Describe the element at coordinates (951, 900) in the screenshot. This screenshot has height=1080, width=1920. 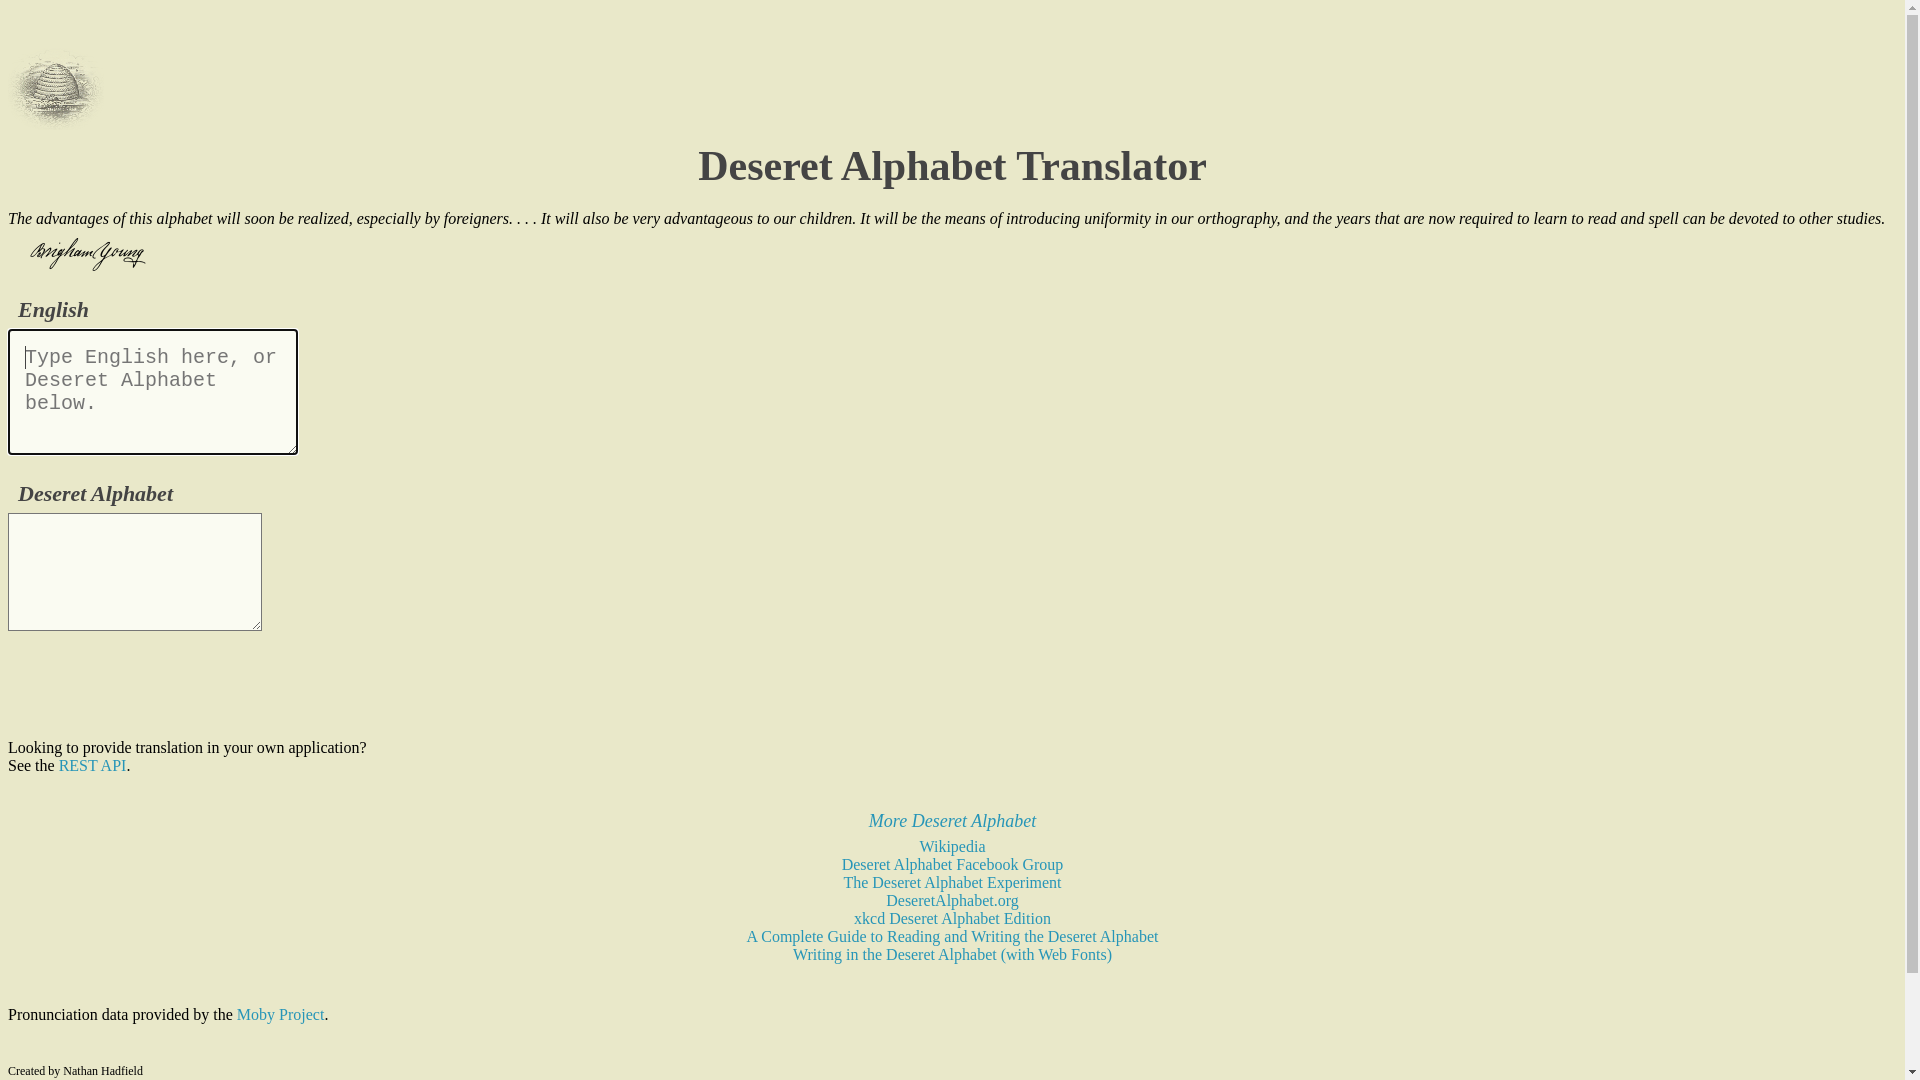
I see `'DeseretAlphabet.org'` at that location.